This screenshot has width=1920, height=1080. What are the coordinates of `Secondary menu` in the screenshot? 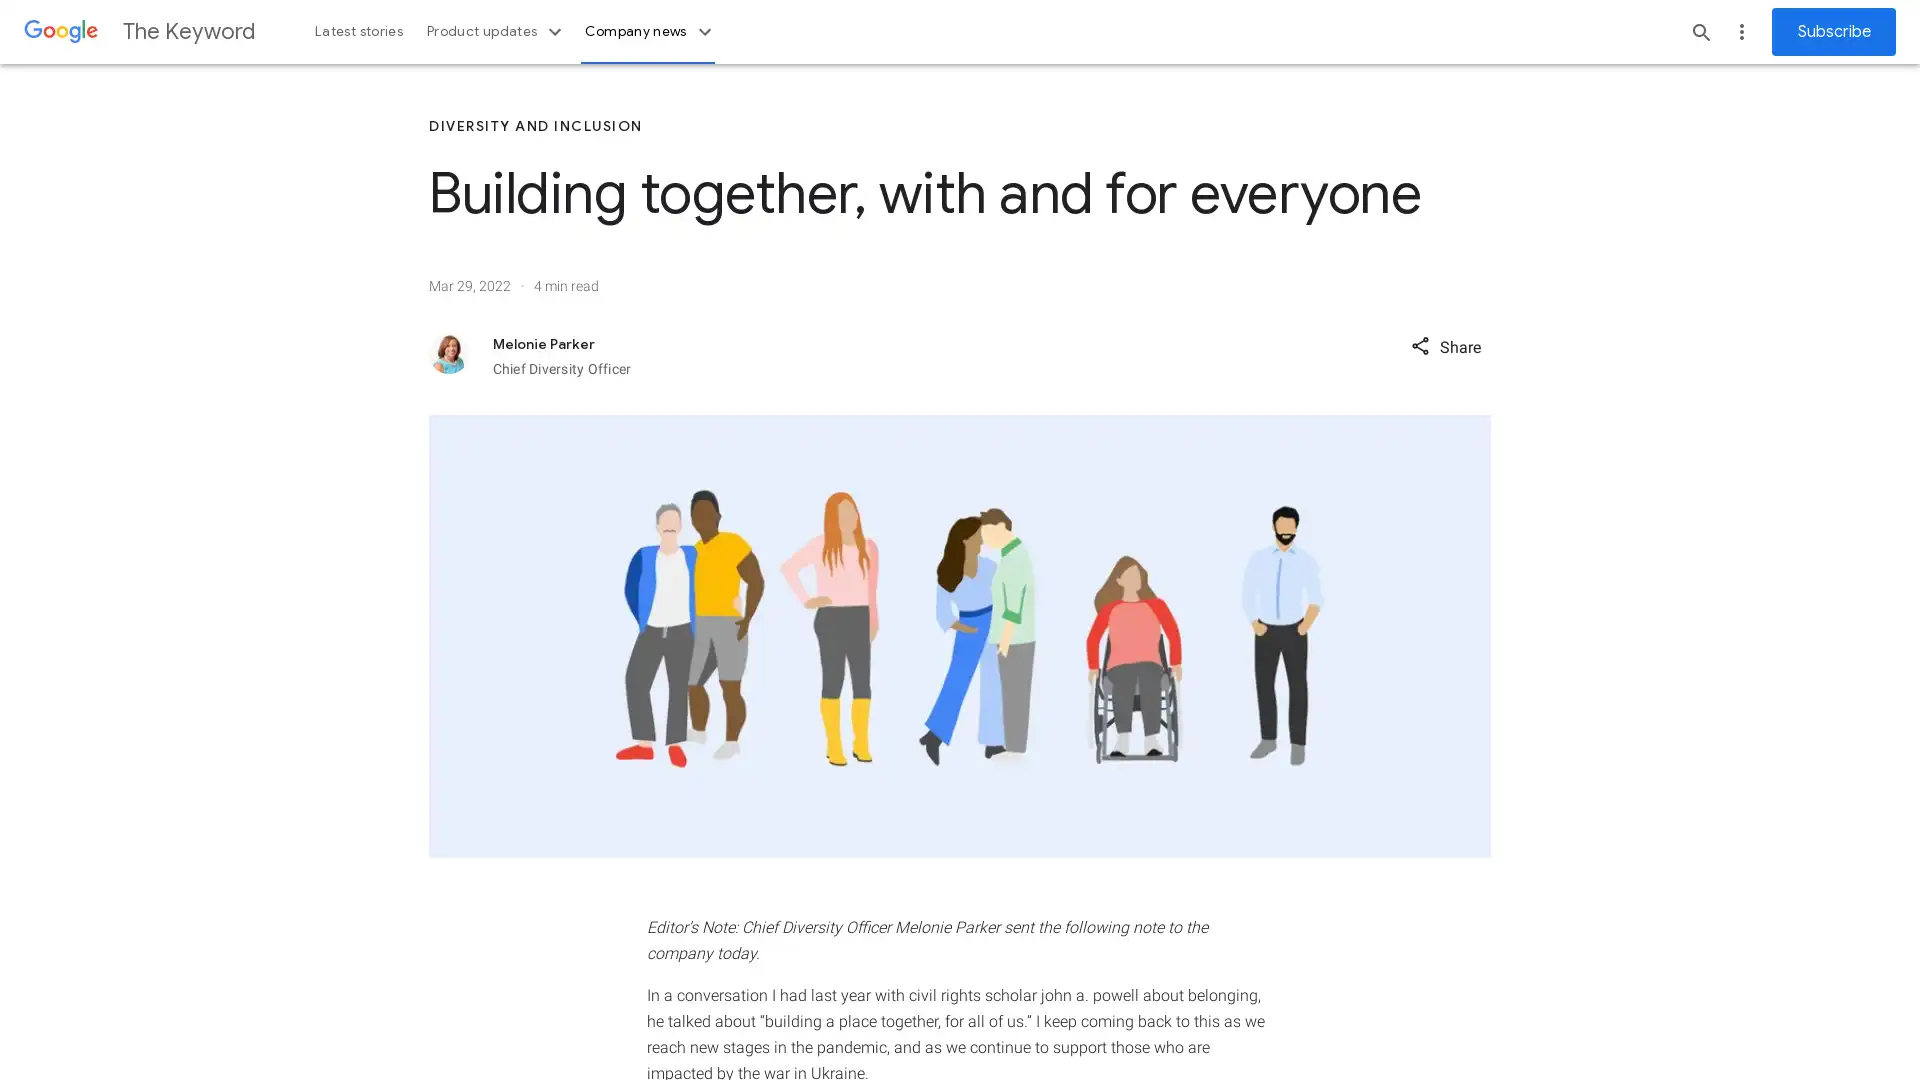 It's located at (1741, 31).